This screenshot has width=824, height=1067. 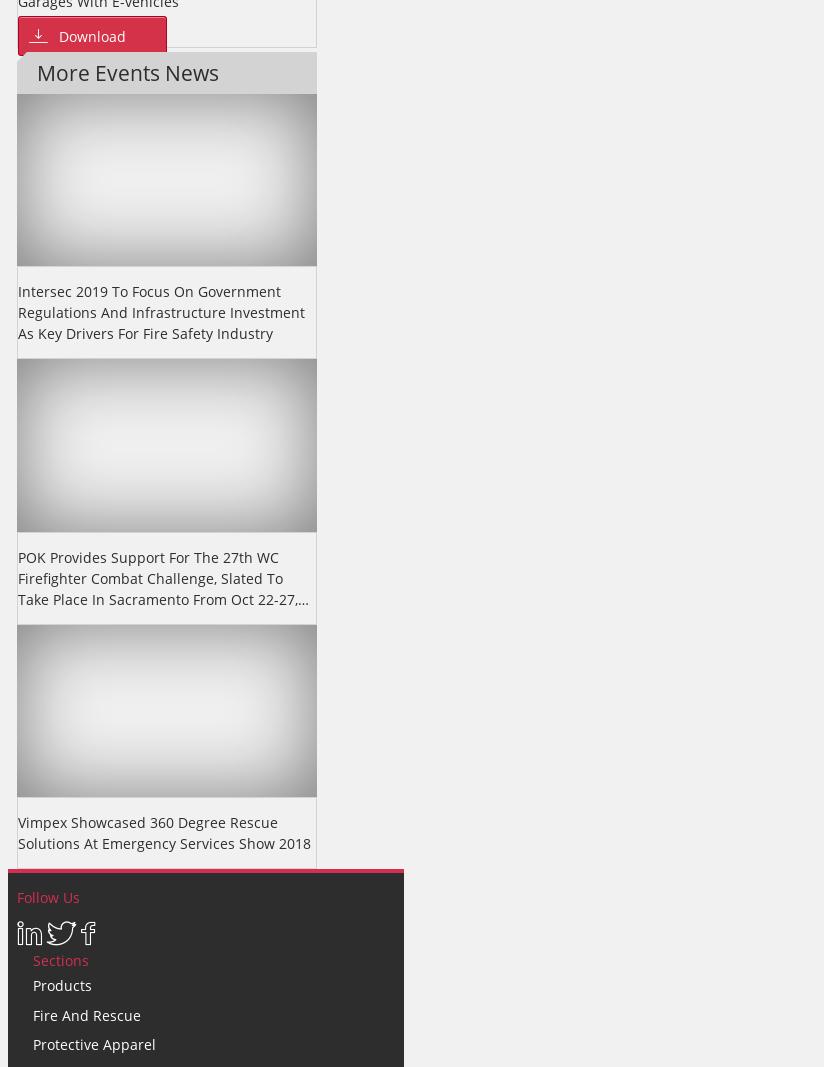 I want to click on 'Fire and Rescue', so click(x=86, y=1014).